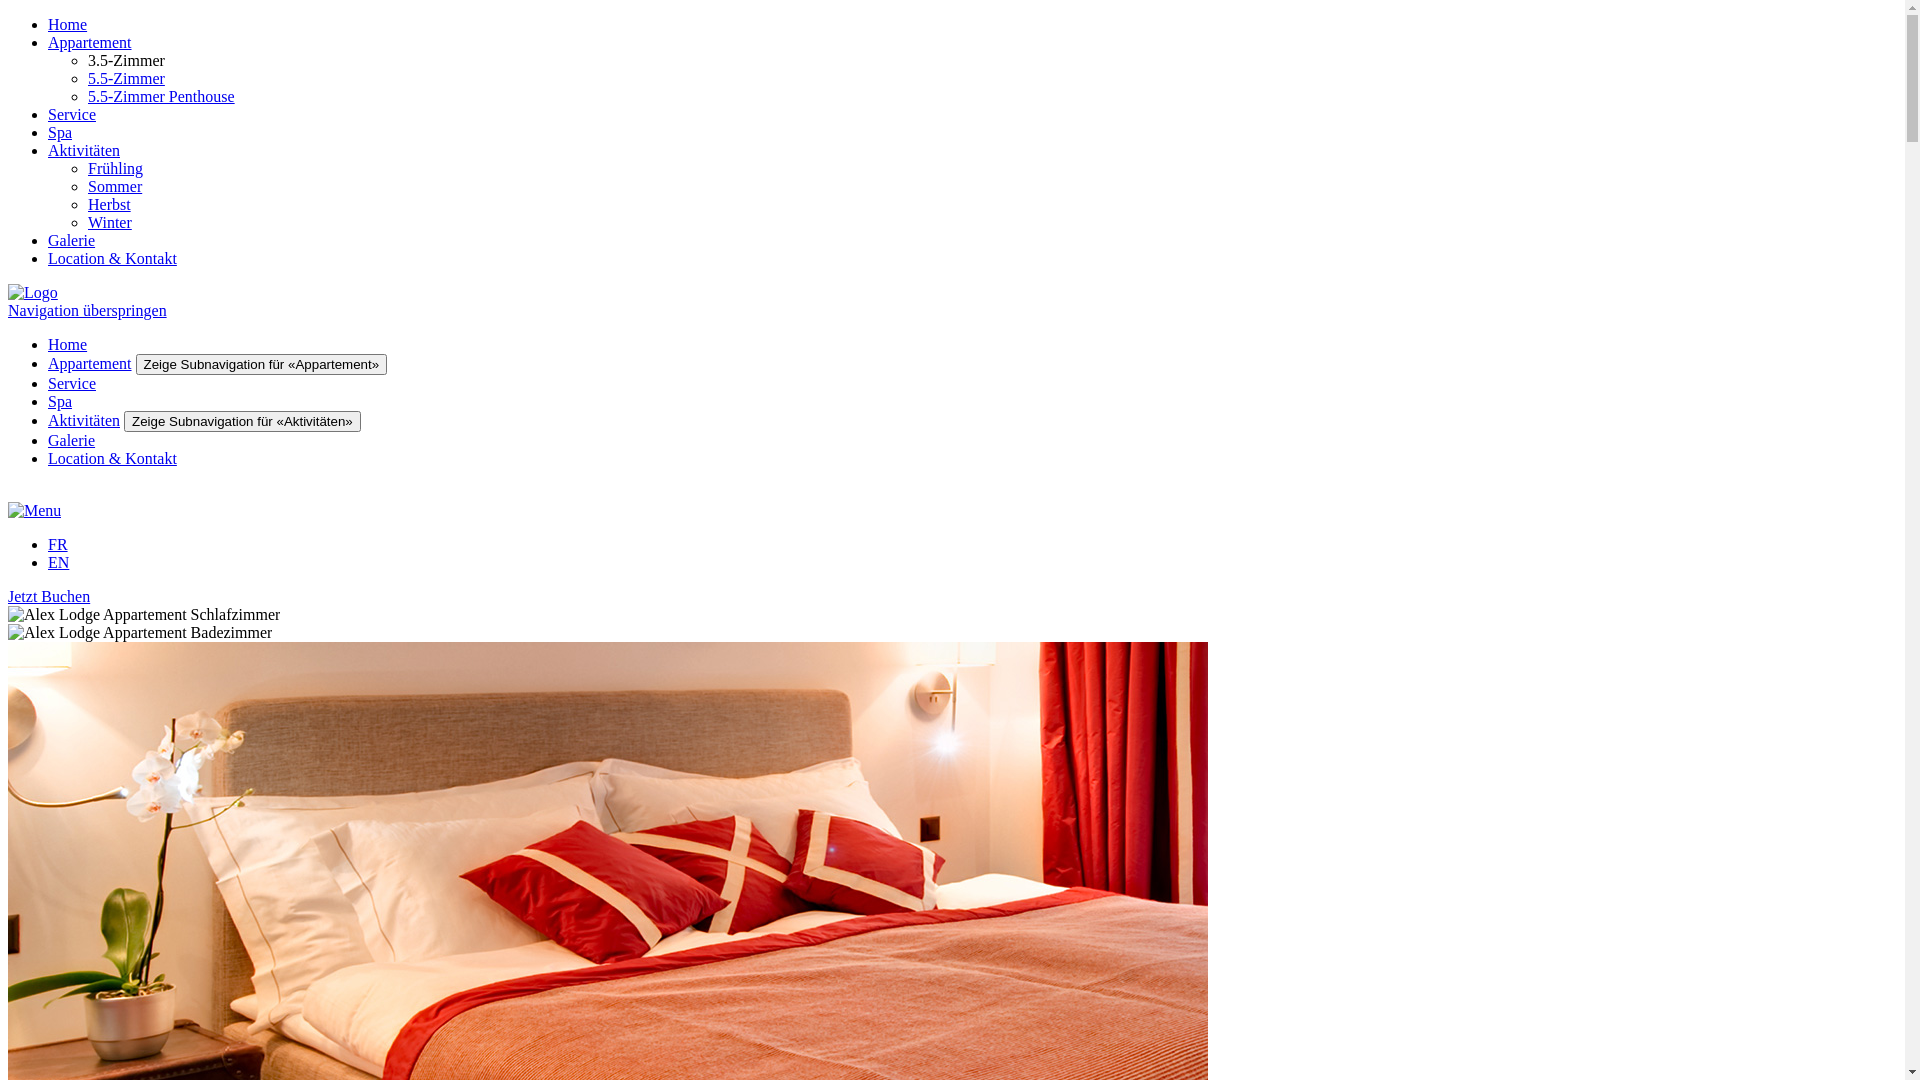 Image resolution: width=1920 pixels, height=1080 pixels. I want to click on '5.5-Zimmer Penthouse', so click(86, 96).